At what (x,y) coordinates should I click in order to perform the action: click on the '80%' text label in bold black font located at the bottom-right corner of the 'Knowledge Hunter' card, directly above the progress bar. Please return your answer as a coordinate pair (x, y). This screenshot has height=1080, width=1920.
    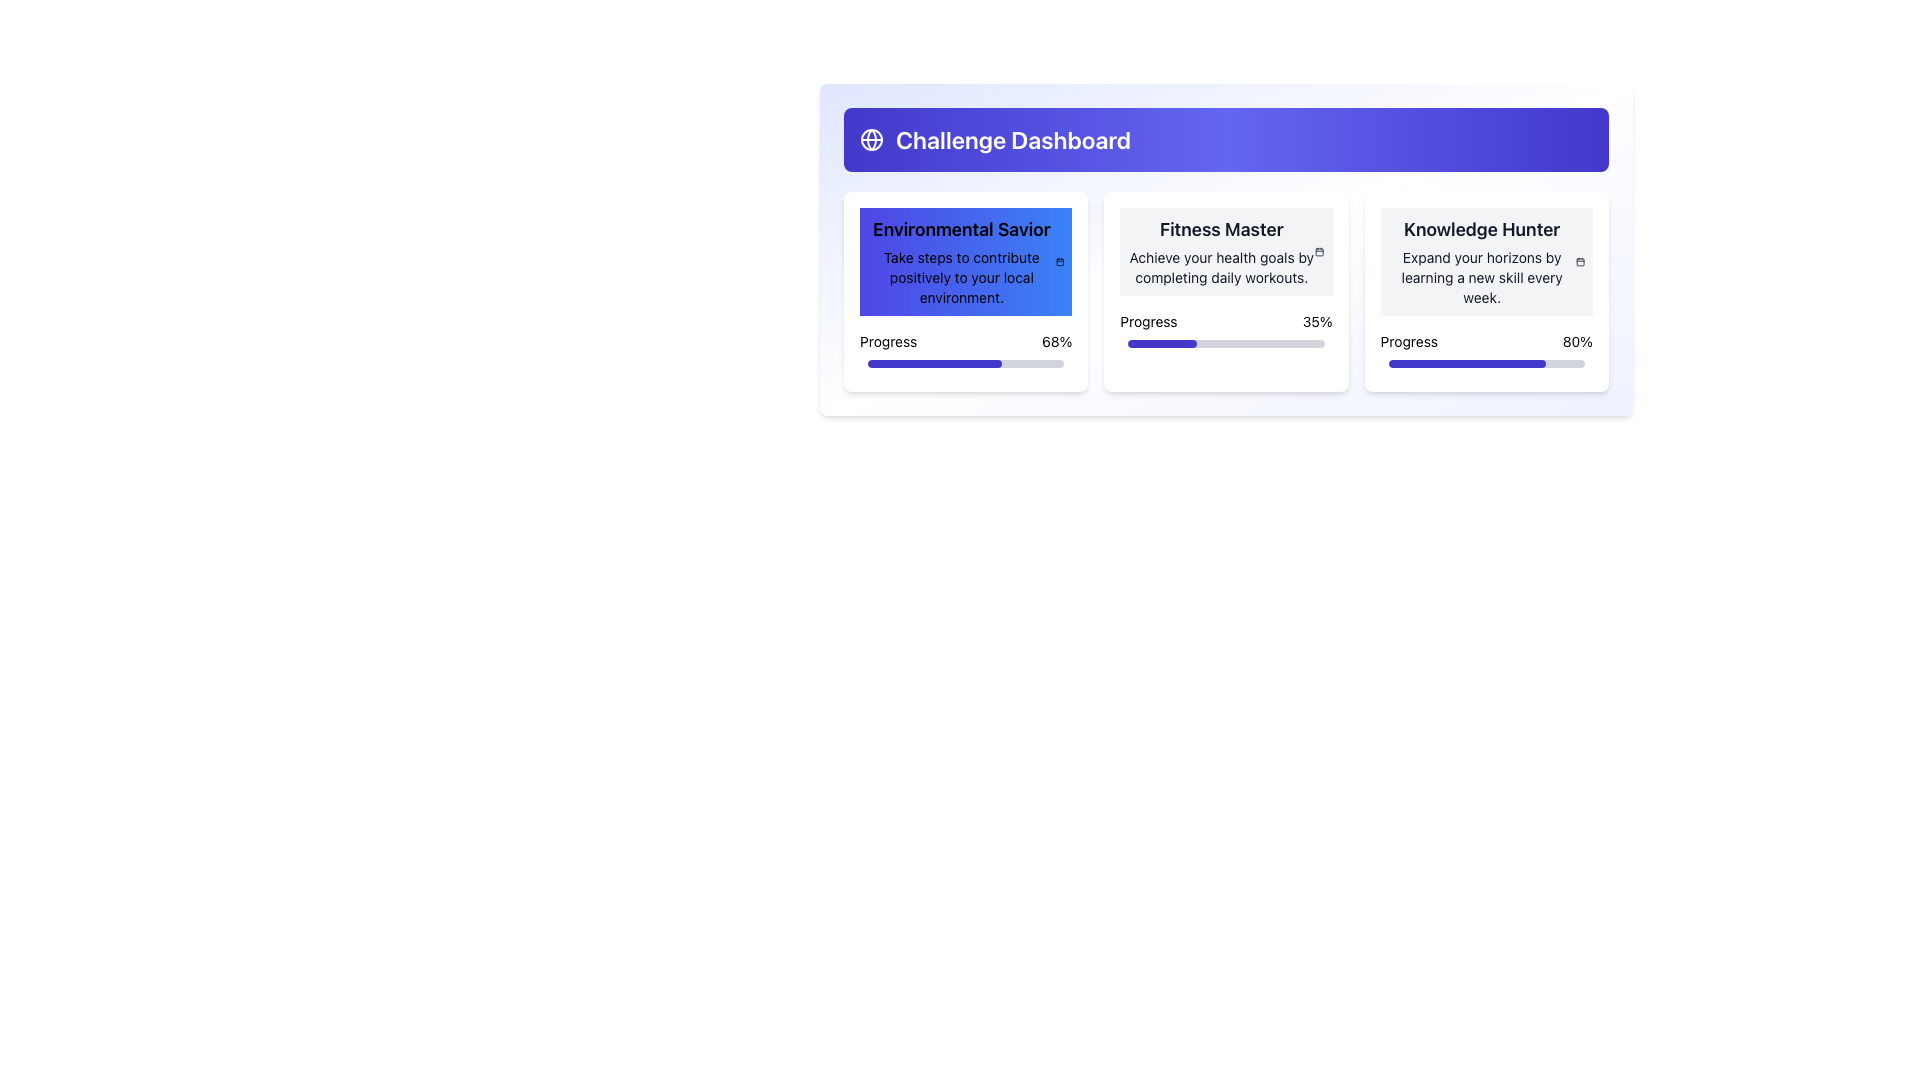
    Looking at the image, I should click on (1576, 341).